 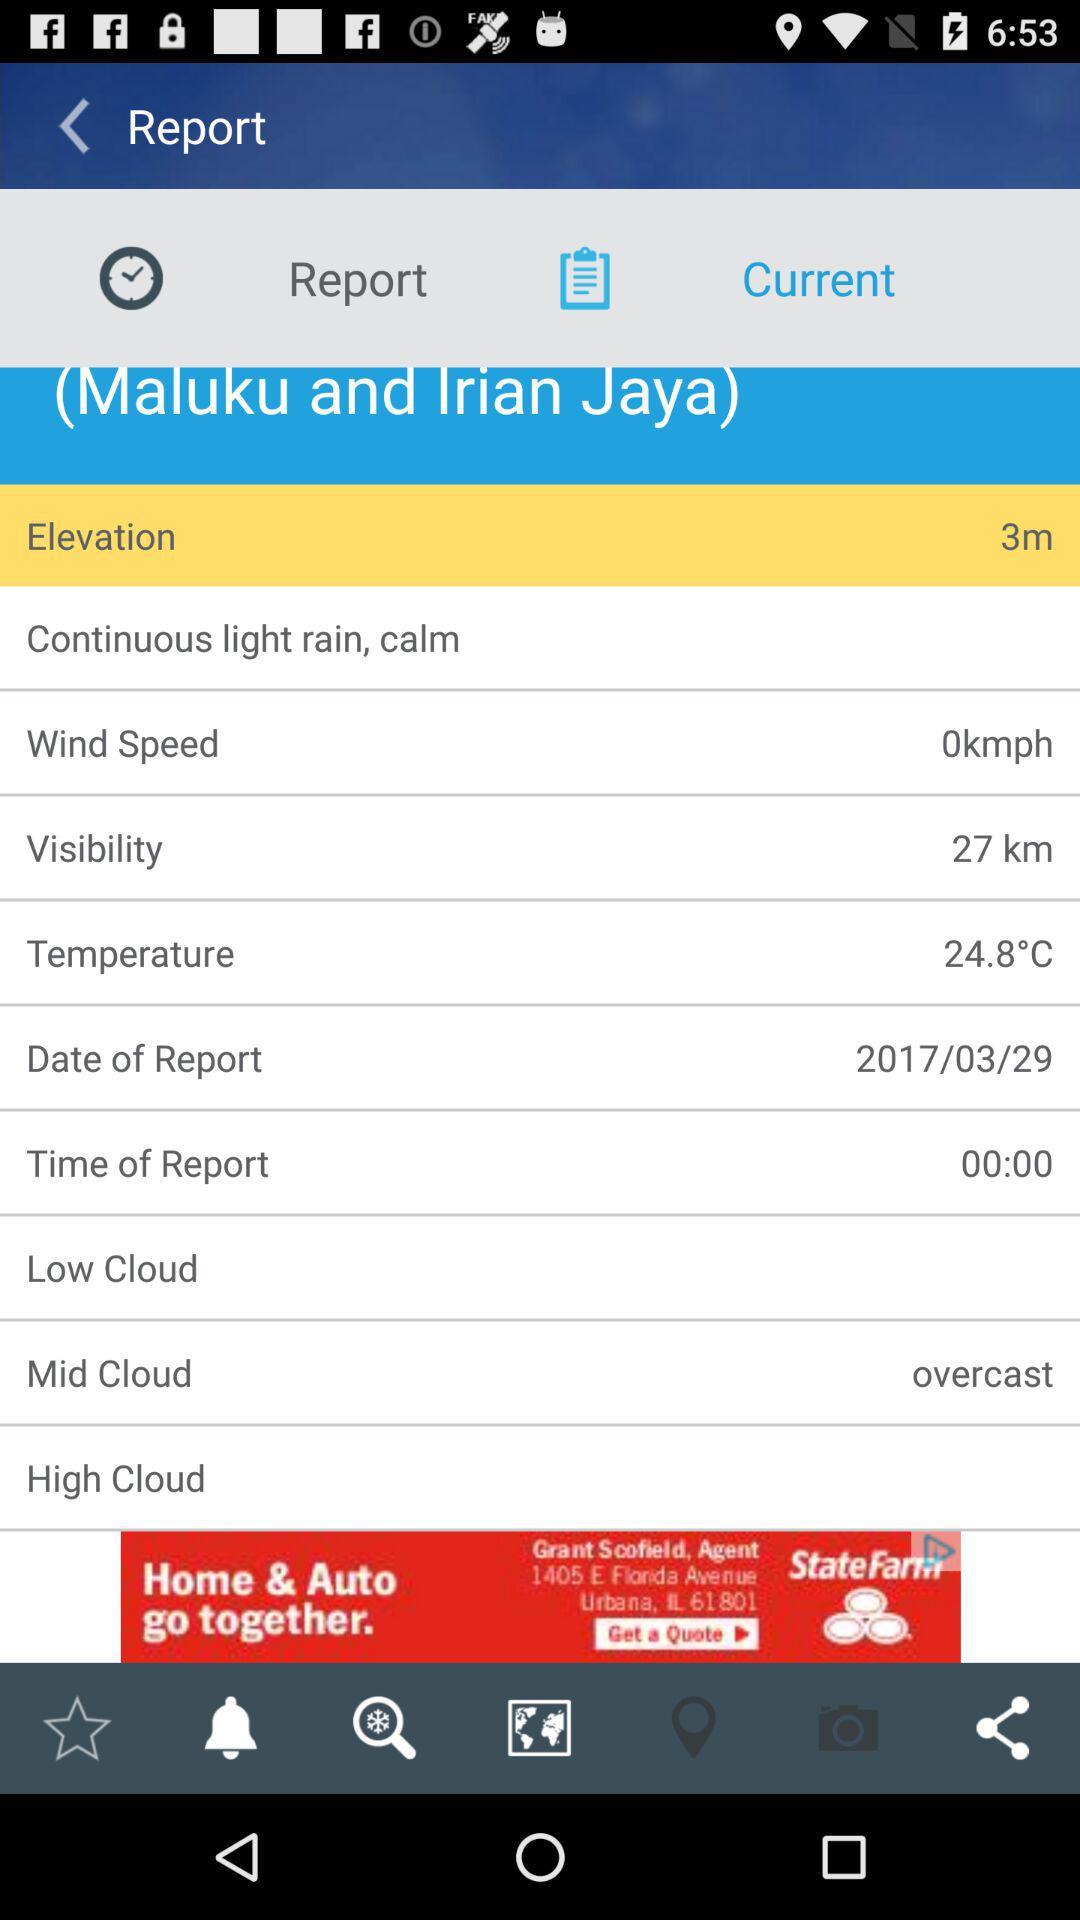 What do you see at coordinates (848, 1727) in the screenshot?
I see `take a screenshot` at bounding box center [848, 1727].